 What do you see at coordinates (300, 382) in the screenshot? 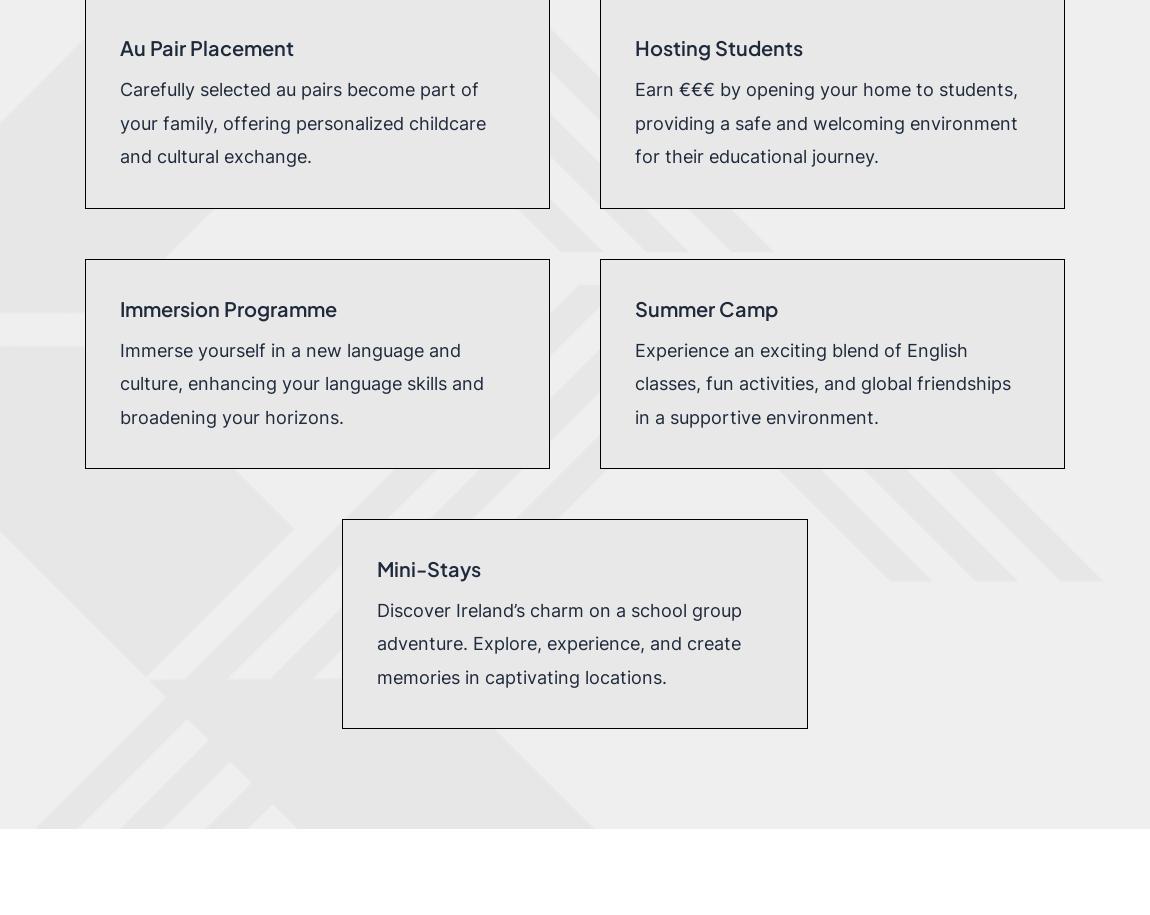
I see `'Immerse yourself in a new language and culture, enhancing your language skills and broadening your horizons.'` at bounding box center [300, 382].